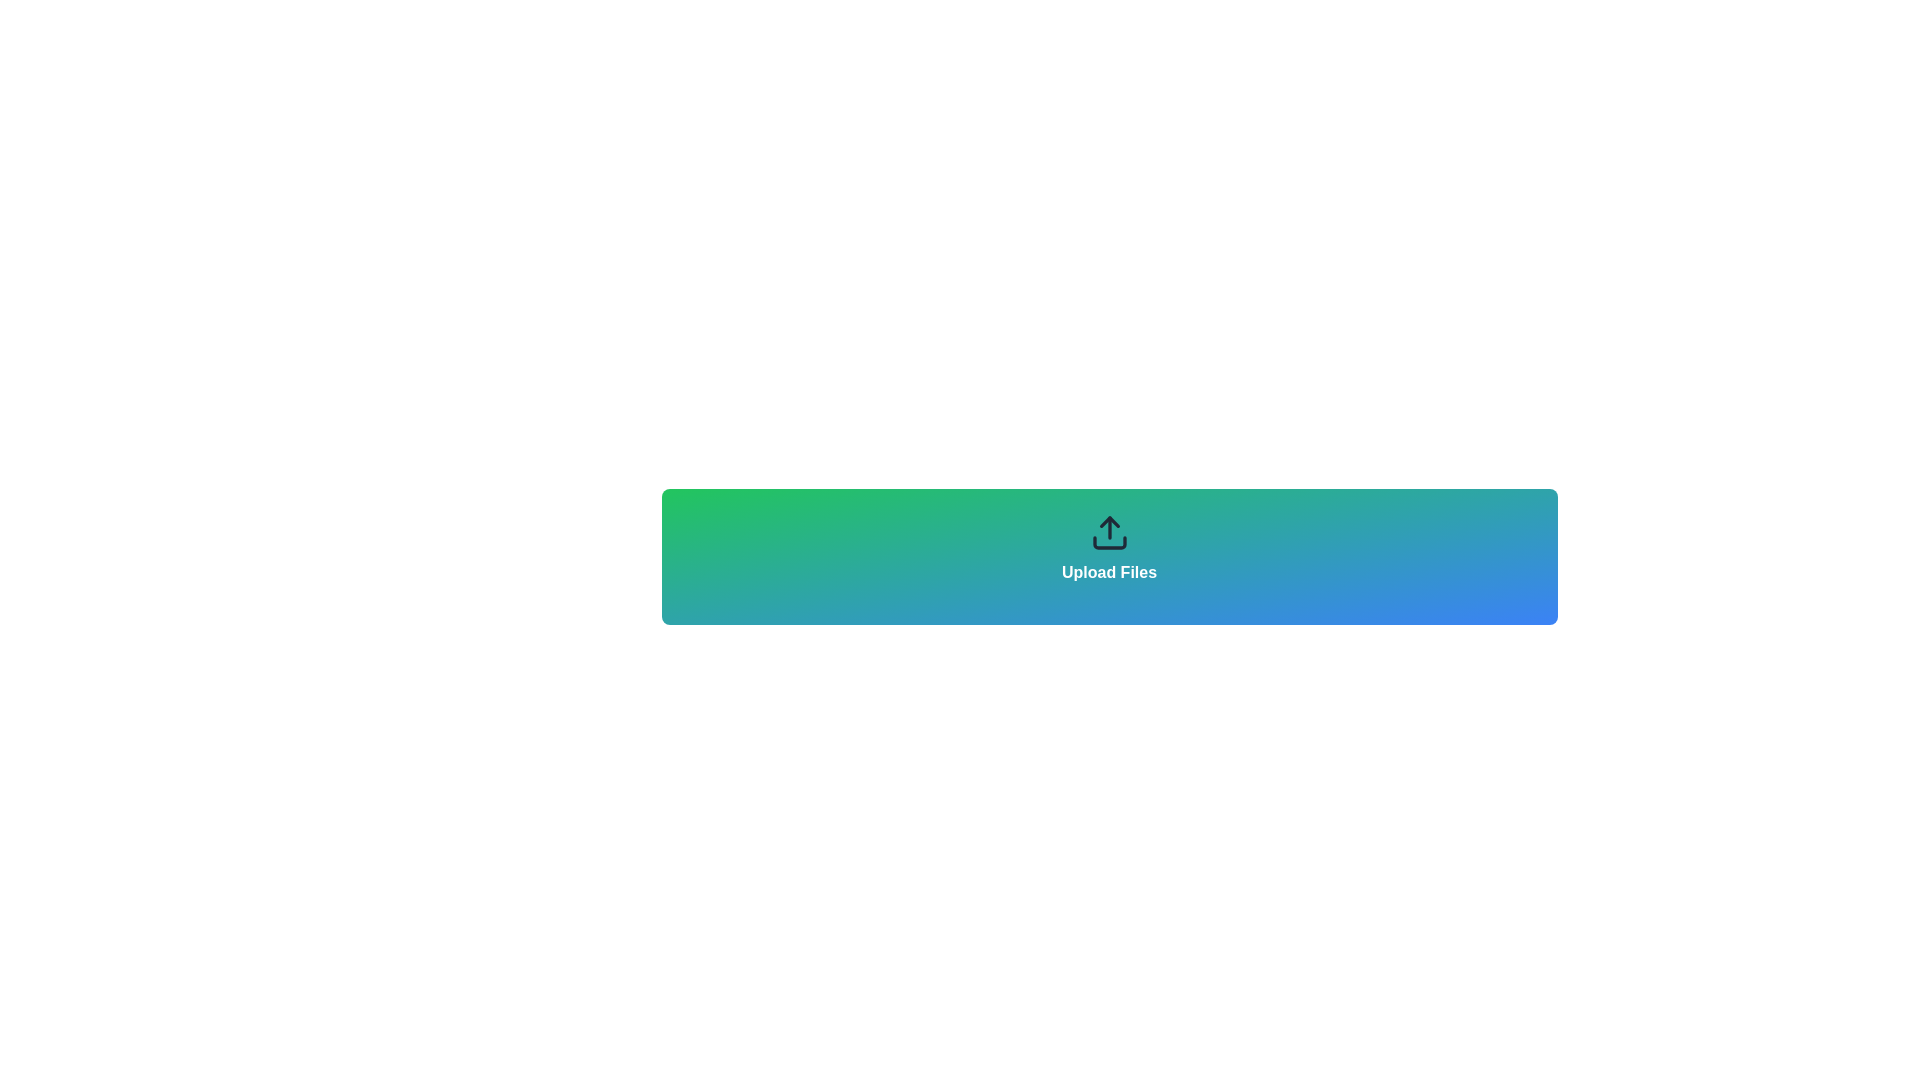 The image size is (1920, 1080). I want to click on the upload icon, which symbolizes the functionality of uploading files, located above the 'Upload Files' text, so click(1108, 531).